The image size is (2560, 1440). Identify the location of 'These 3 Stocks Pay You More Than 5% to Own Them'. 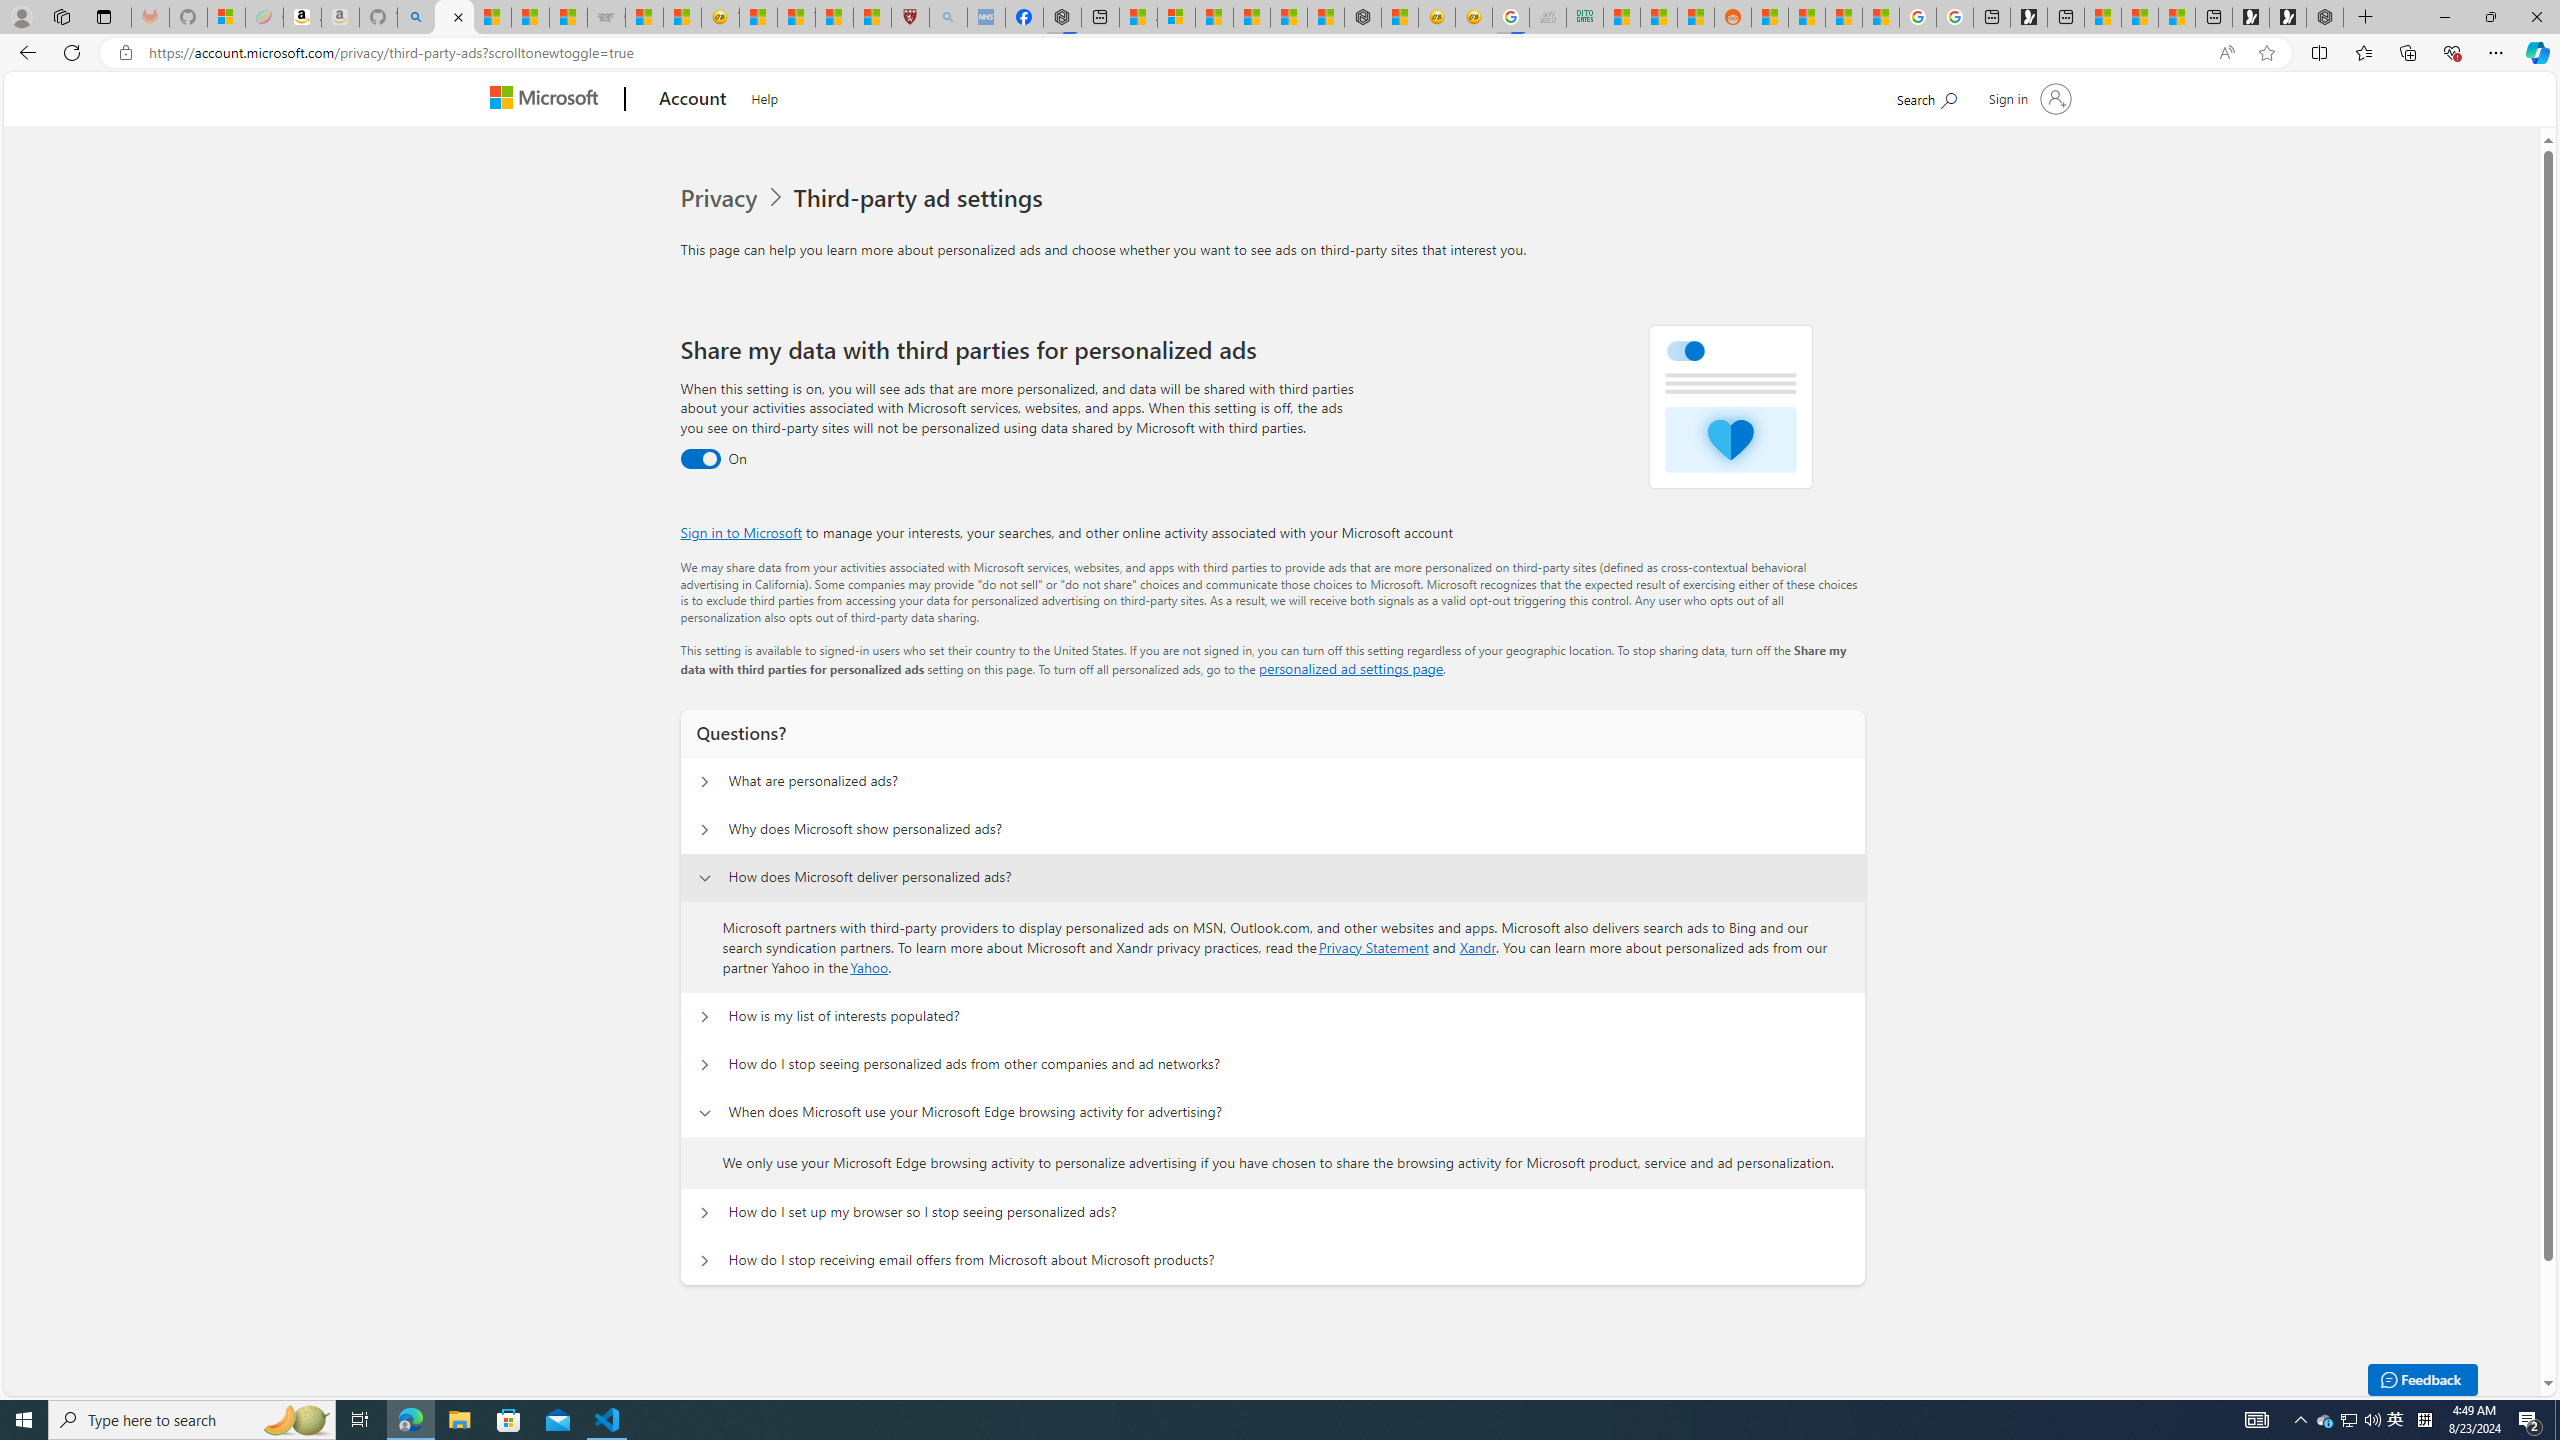
(2176, 16).